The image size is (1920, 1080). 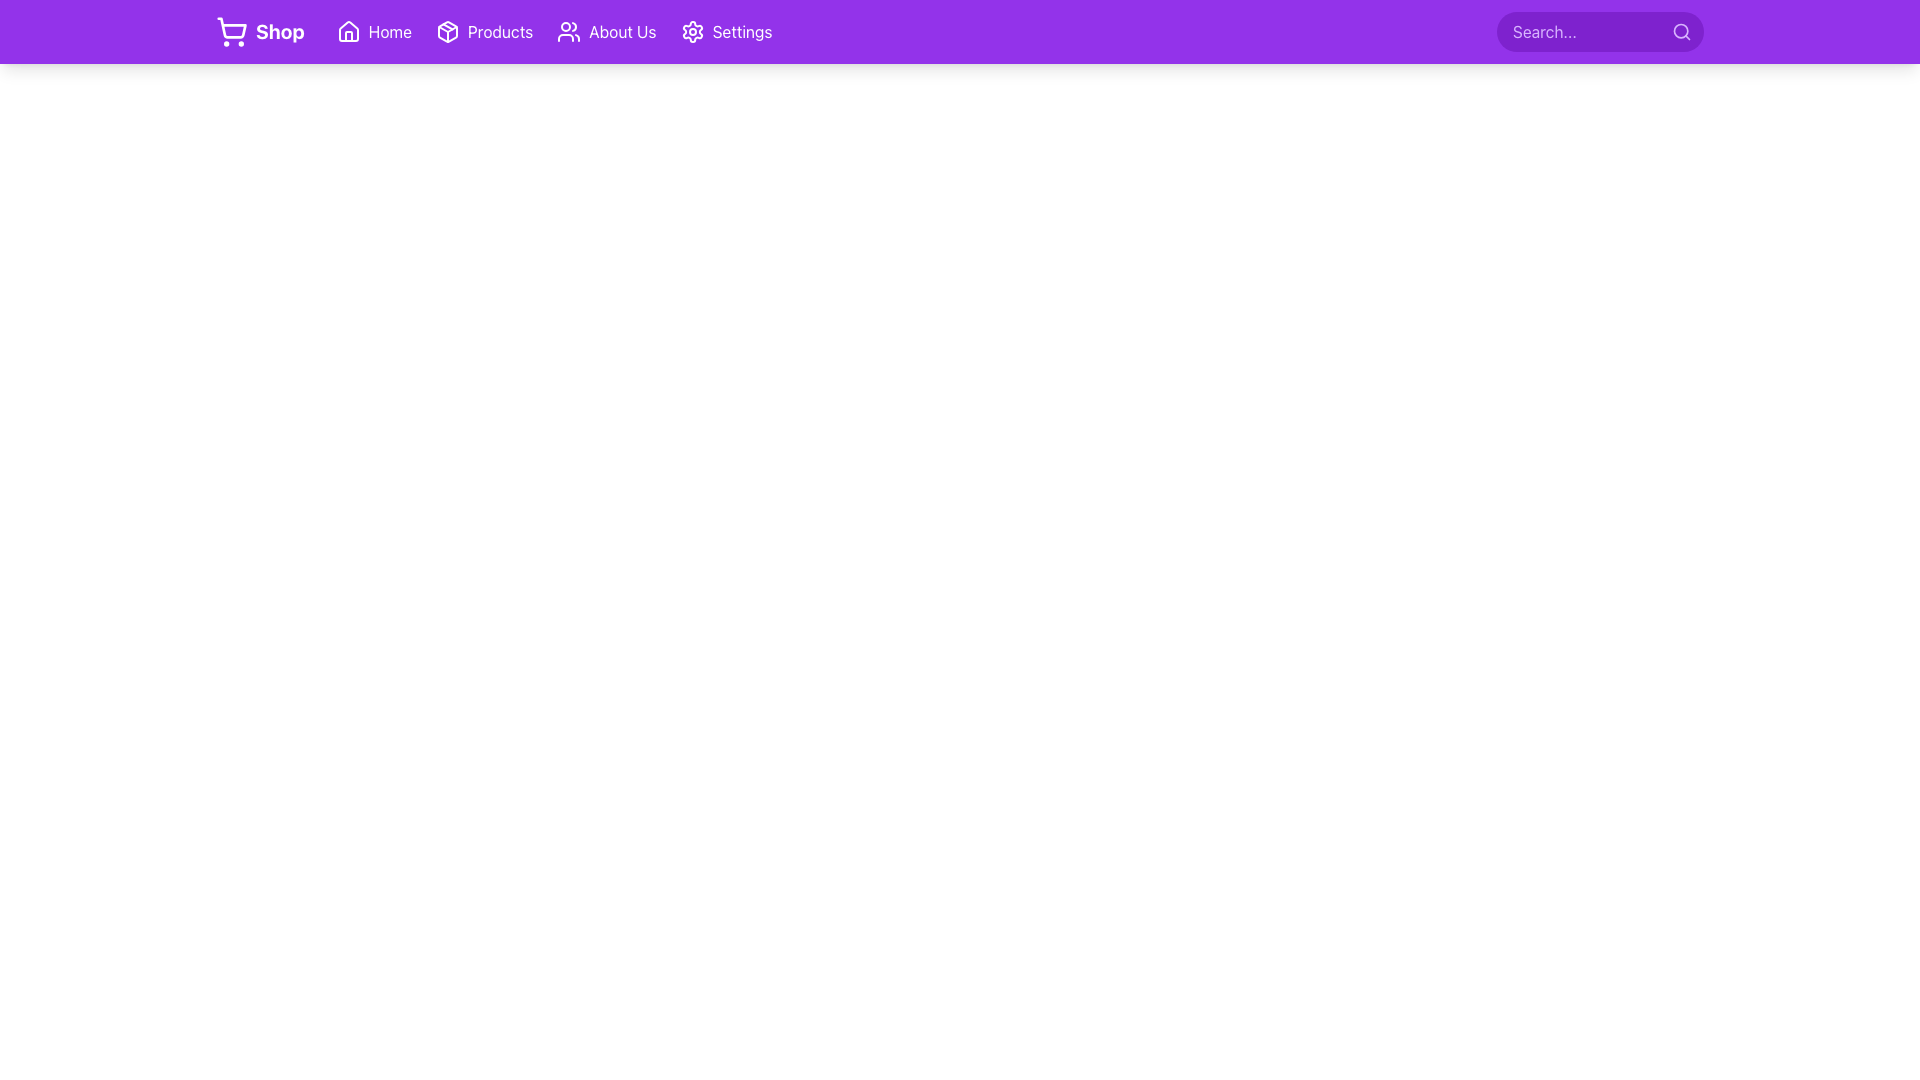 I want to click on the settings icon located in the navigation bar, which is immediately to the left of the 'Settings' text, so click(x=692, y=31).